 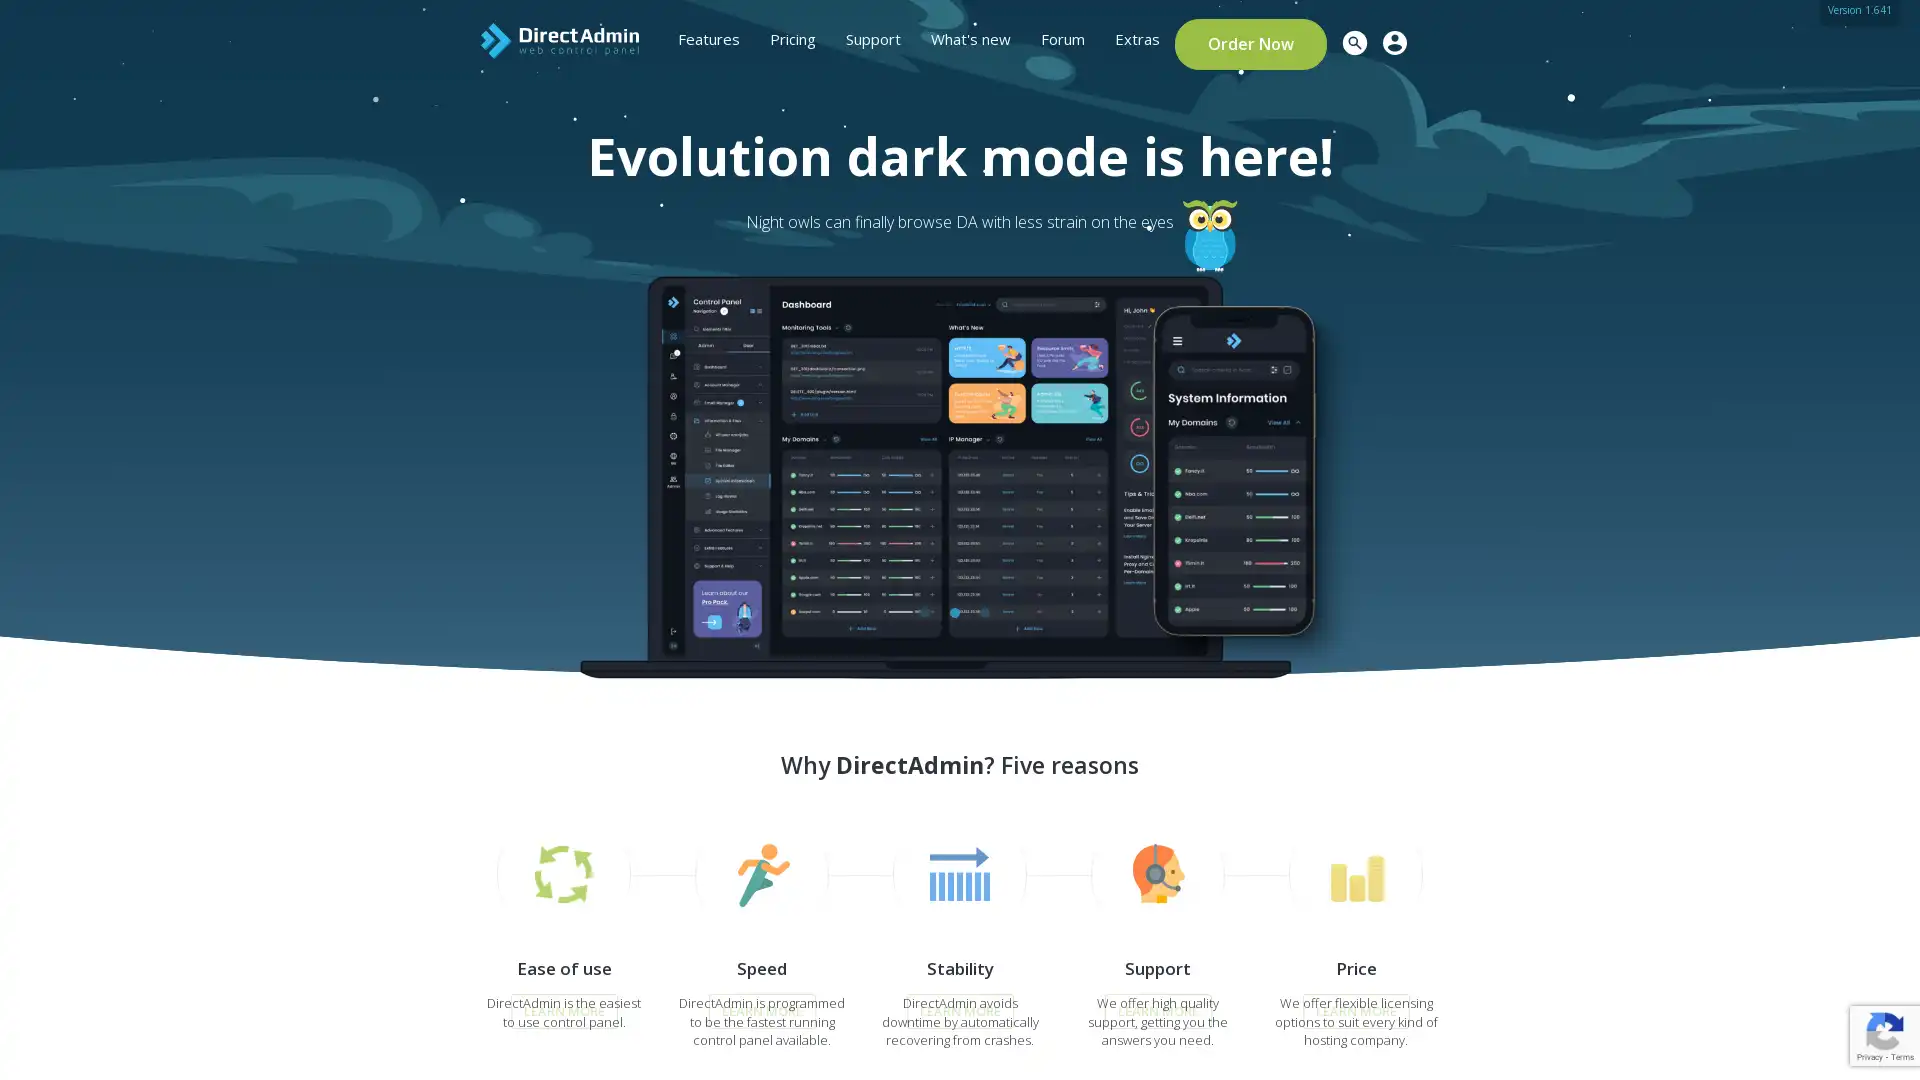 What do you see at coordinates (451, 461) in the screenshot?
I see `See more` at bounding box center [451, 461].